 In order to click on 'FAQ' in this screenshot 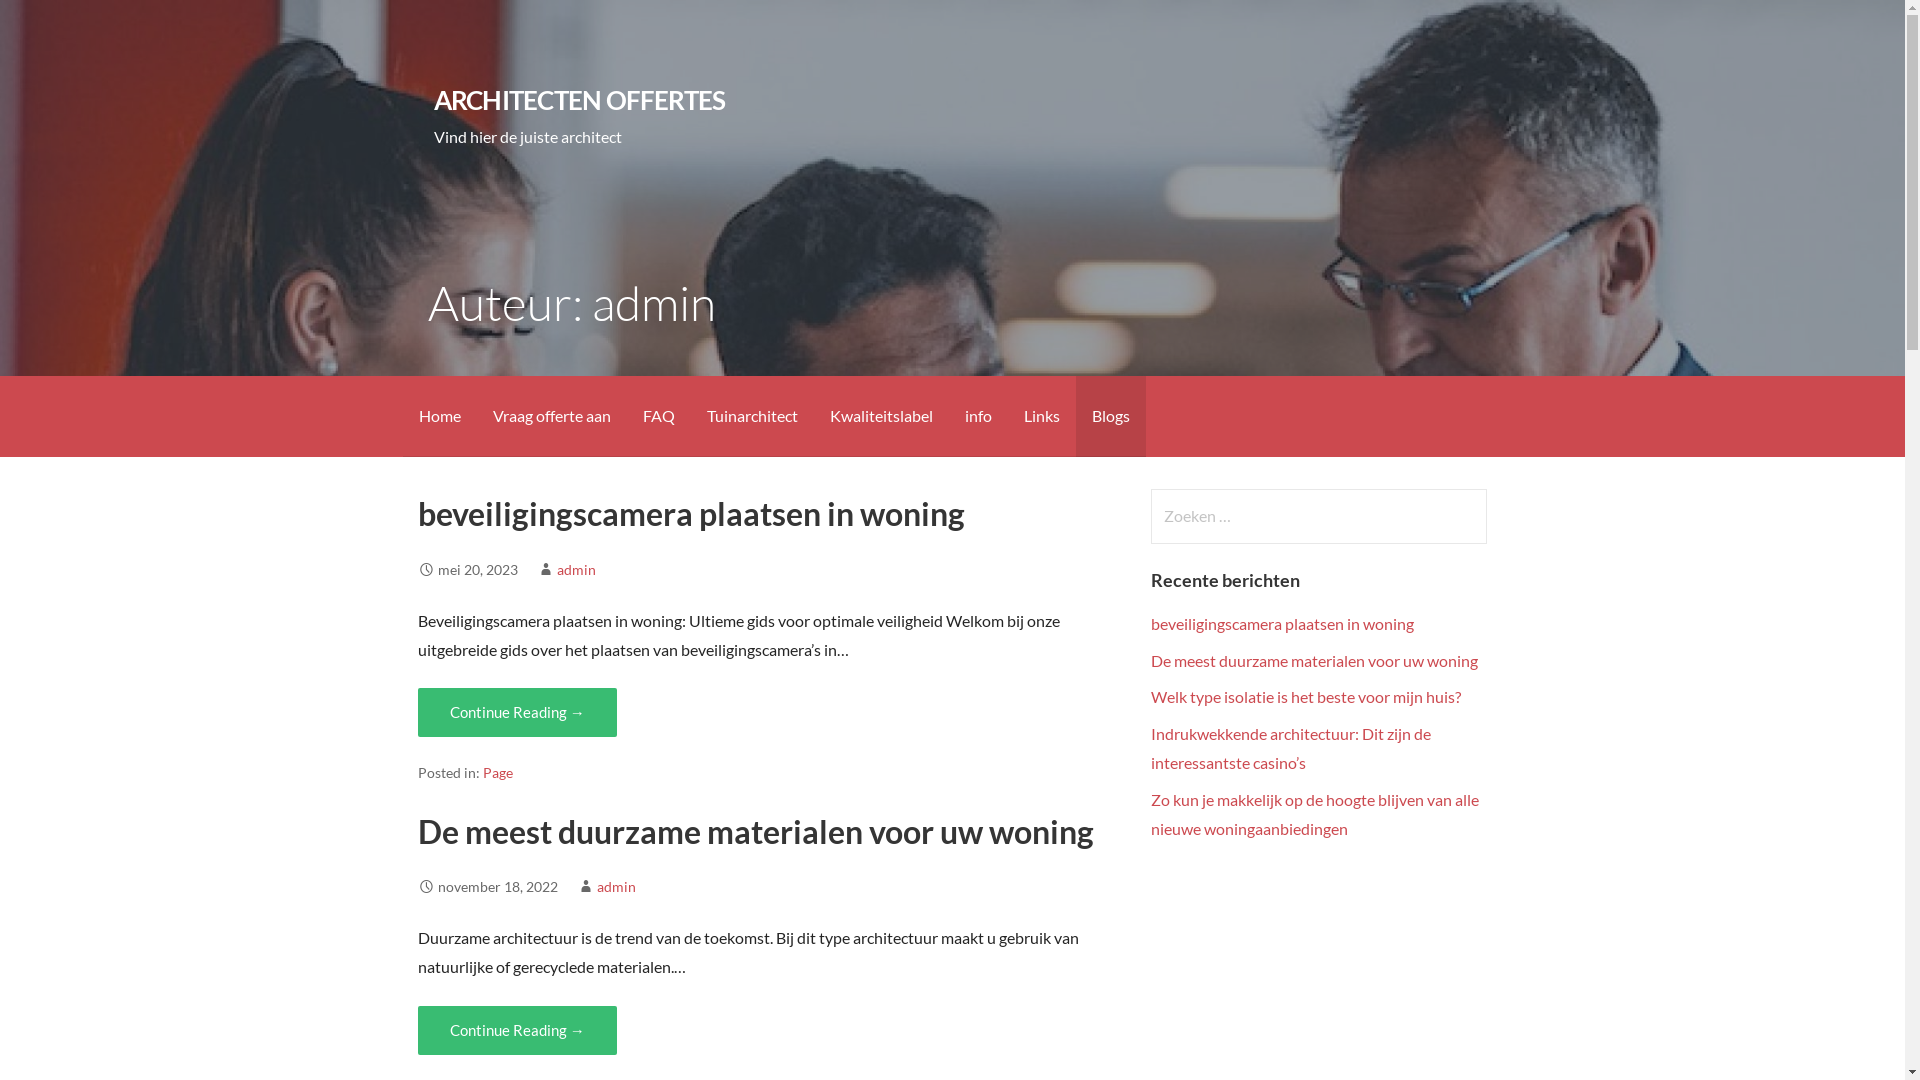, I will do `click(657, 415)`.